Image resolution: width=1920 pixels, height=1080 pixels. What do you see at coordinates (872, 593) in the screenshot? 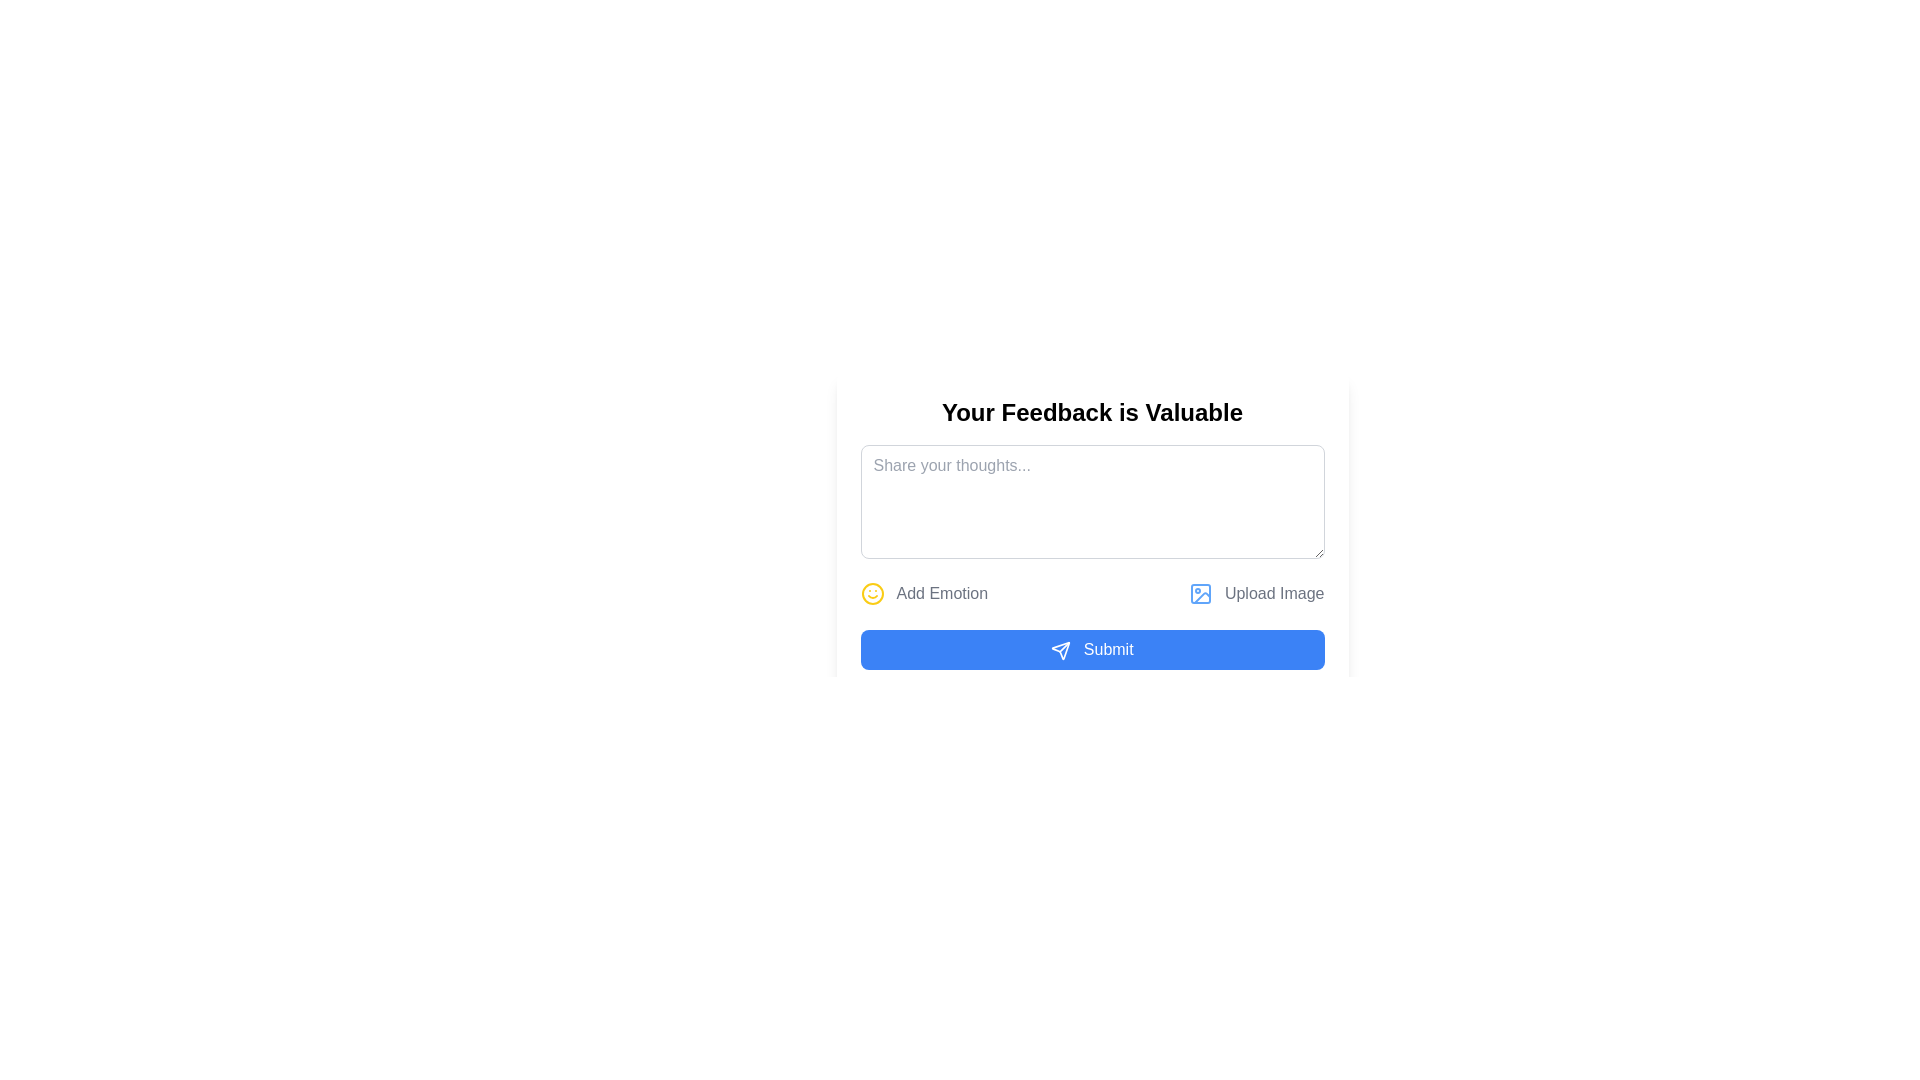
I see `the icon located on the left side of the 'Add Emotion' label, which serves as a visual indicator for adding emotions or reactions` at bounding box center [872, 593].